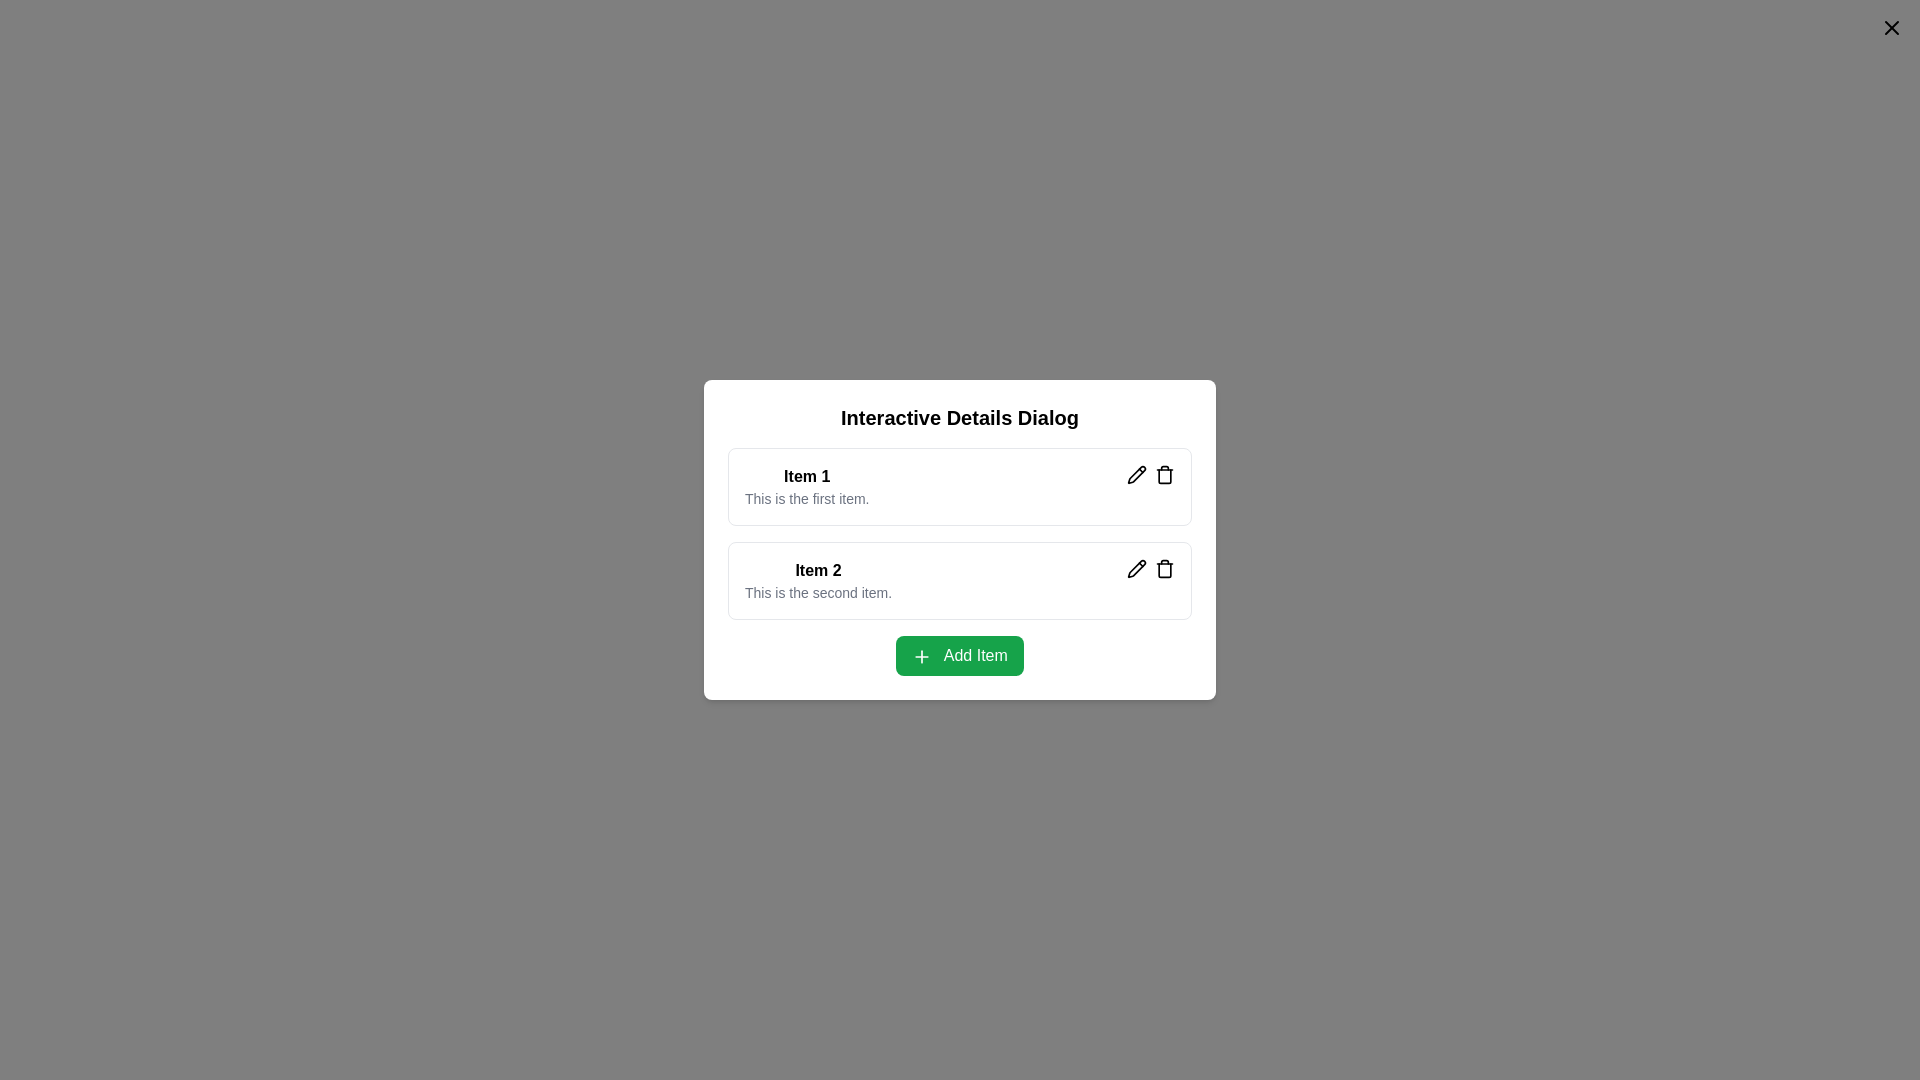  Describe the element at coordinates (818, 581) in the screenshot. I see `the informational text block that displays the title and description of the second item in a stacked list, positioned below the block titled 'Item 1'` at that location.